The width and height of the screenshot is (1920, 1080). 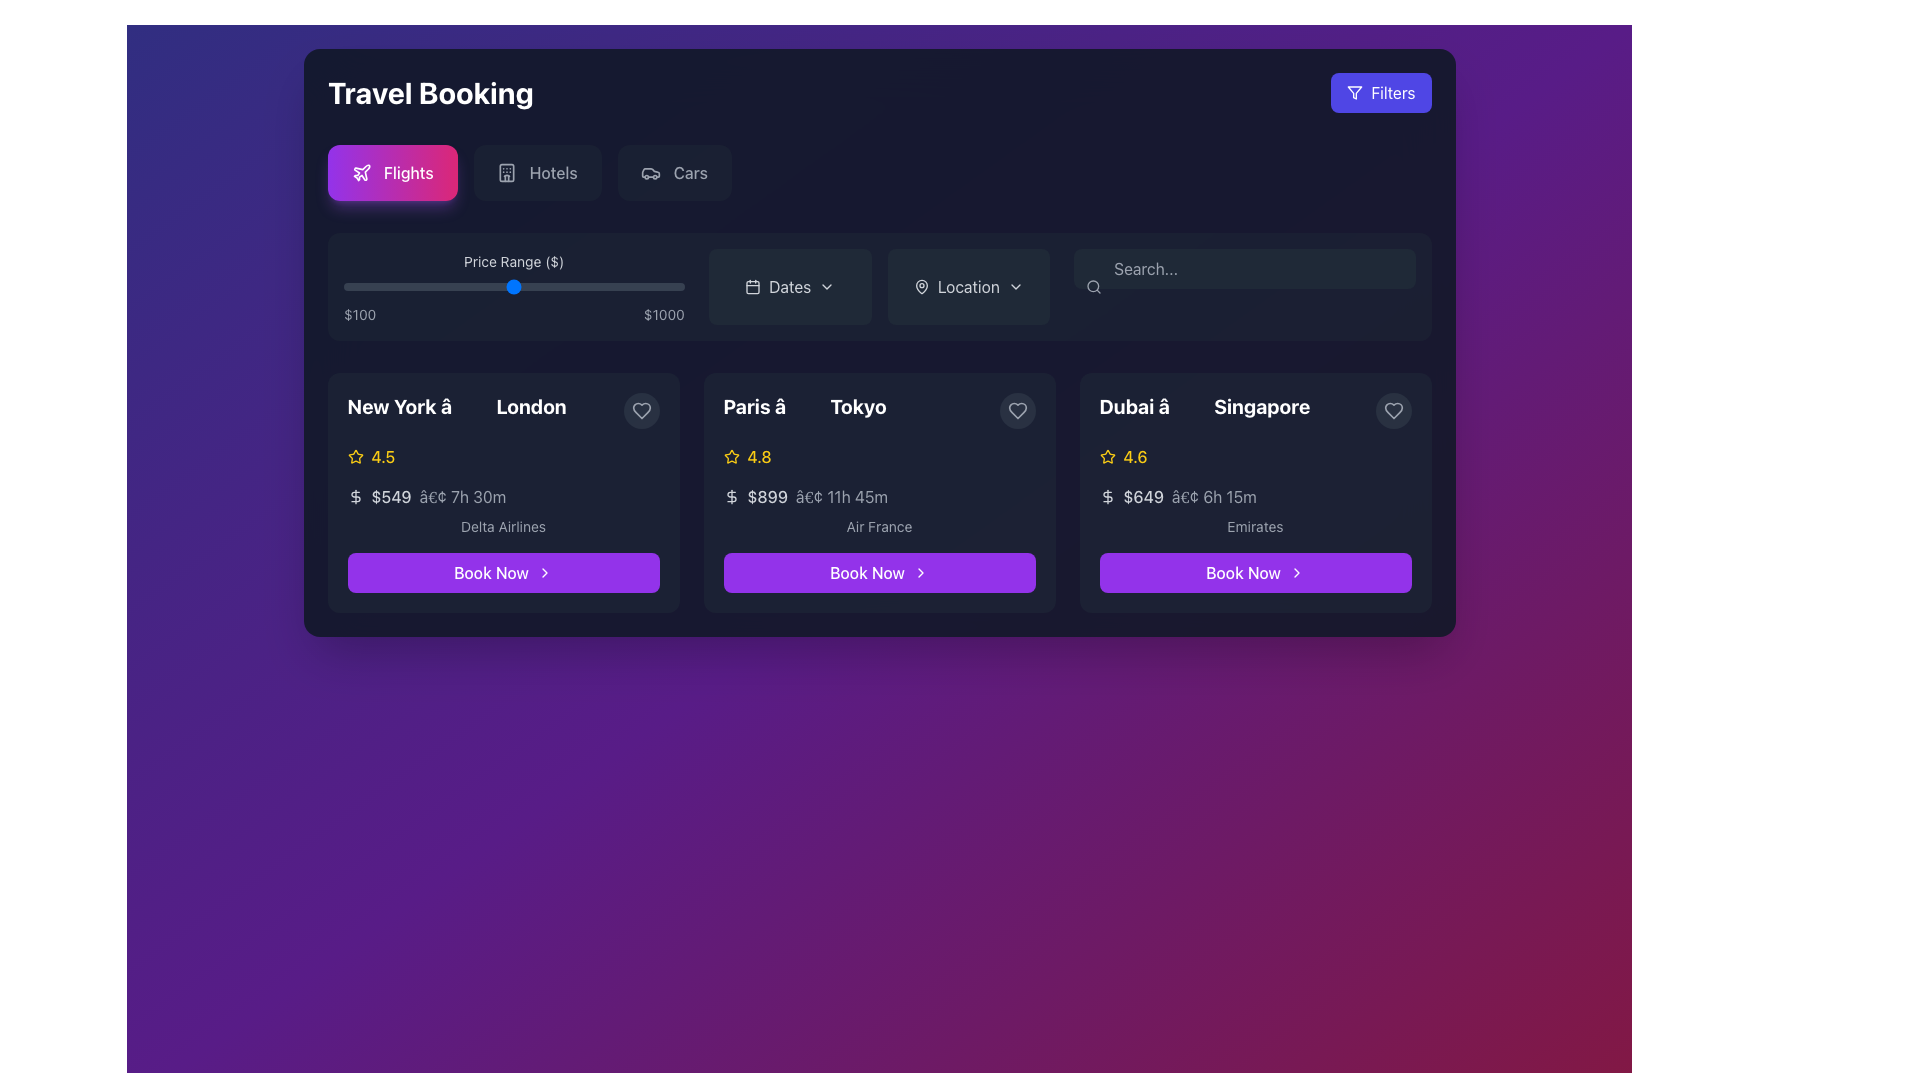 What do you see at coordinates (355, 456) in the screenshot?
I see `the star-shaped yellow icon representing ratings, located to the left of the '4.5' rating for the New York to London trip offering` at bounding box center [355, 456].